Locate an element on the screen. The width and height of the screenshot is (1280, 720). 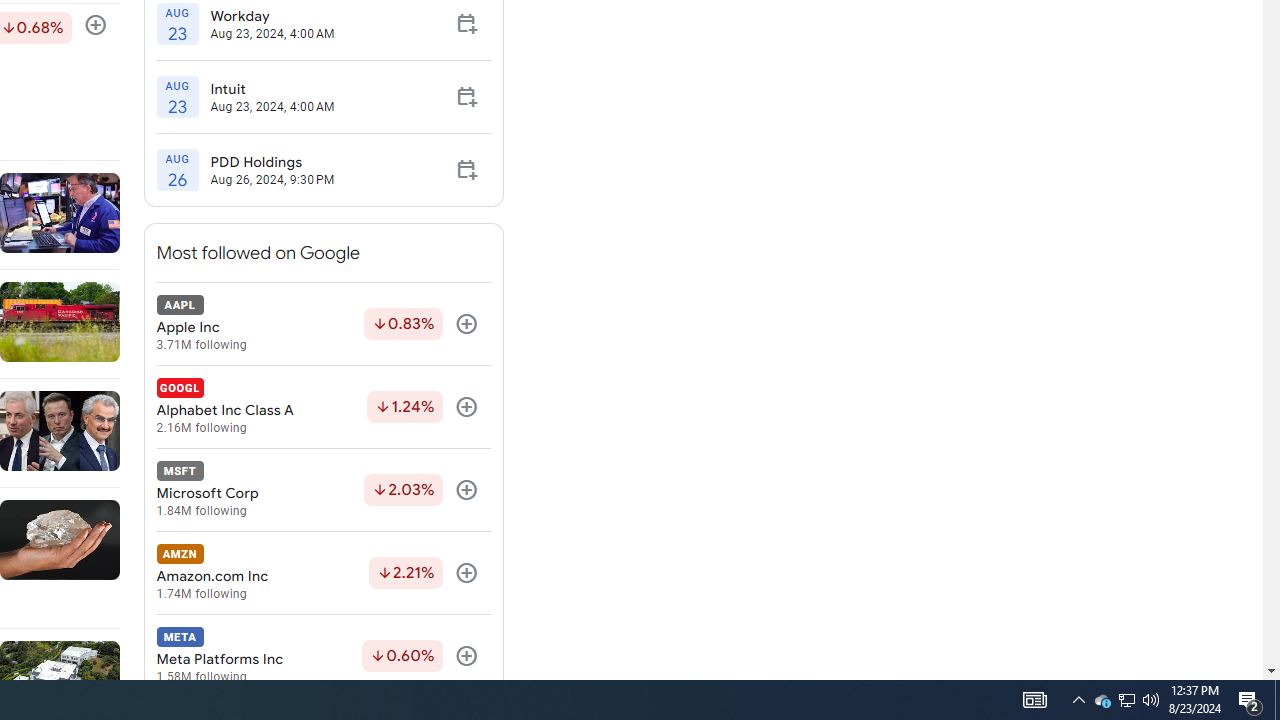
'Intuit' is located at coordinates (271, 88).